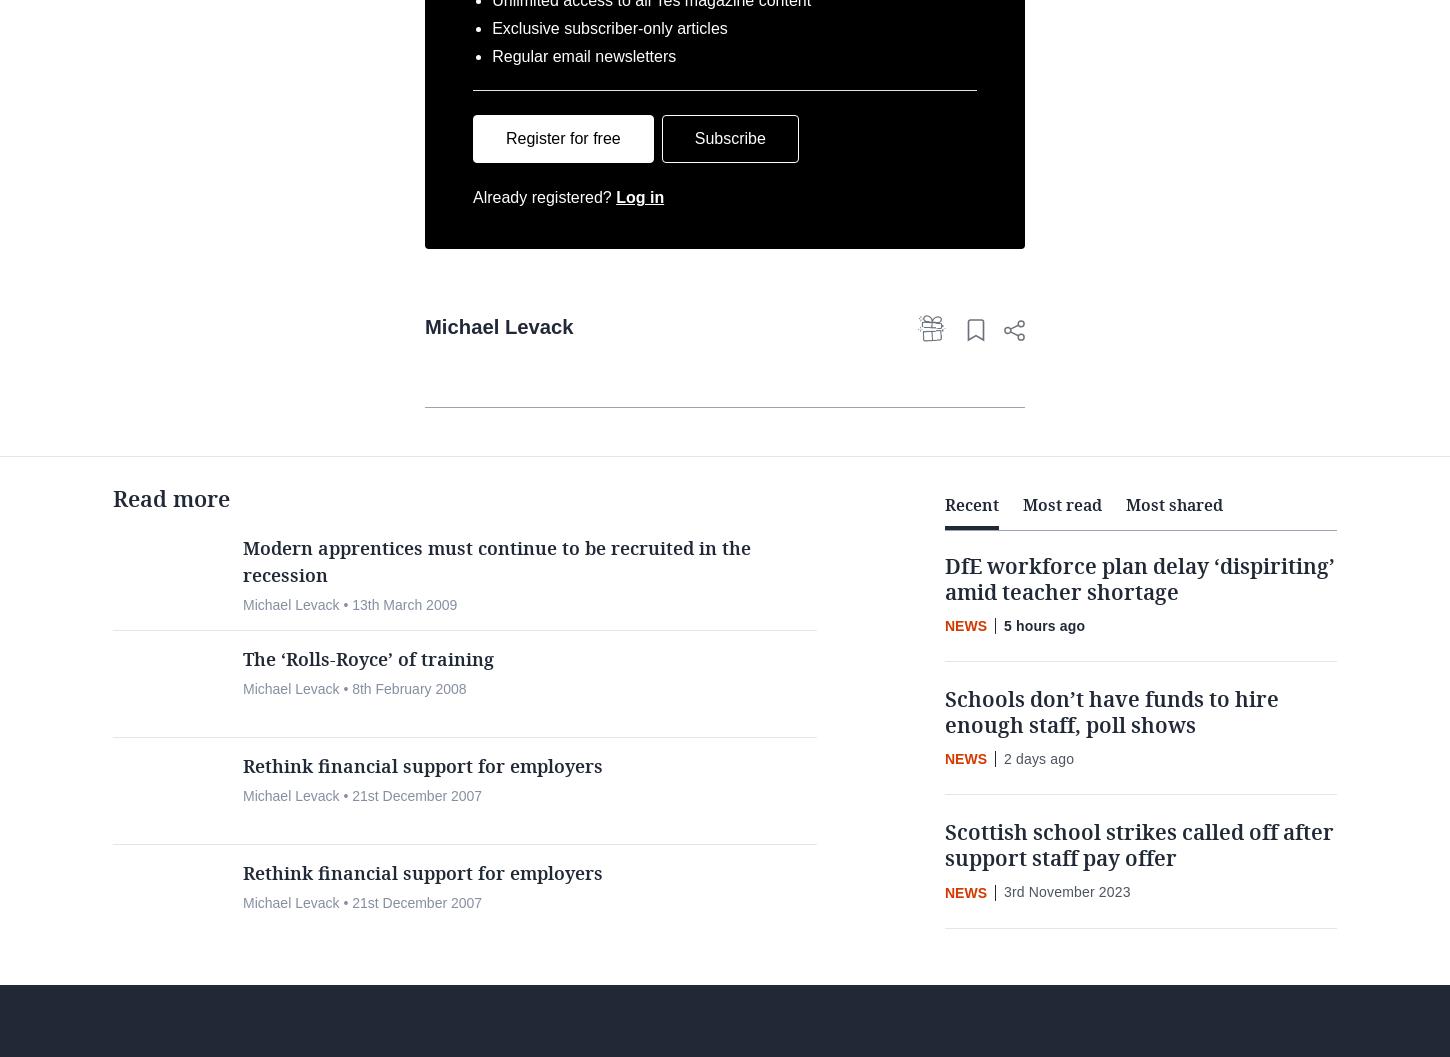  I want to click on 'Most read', so click(1062, 574).